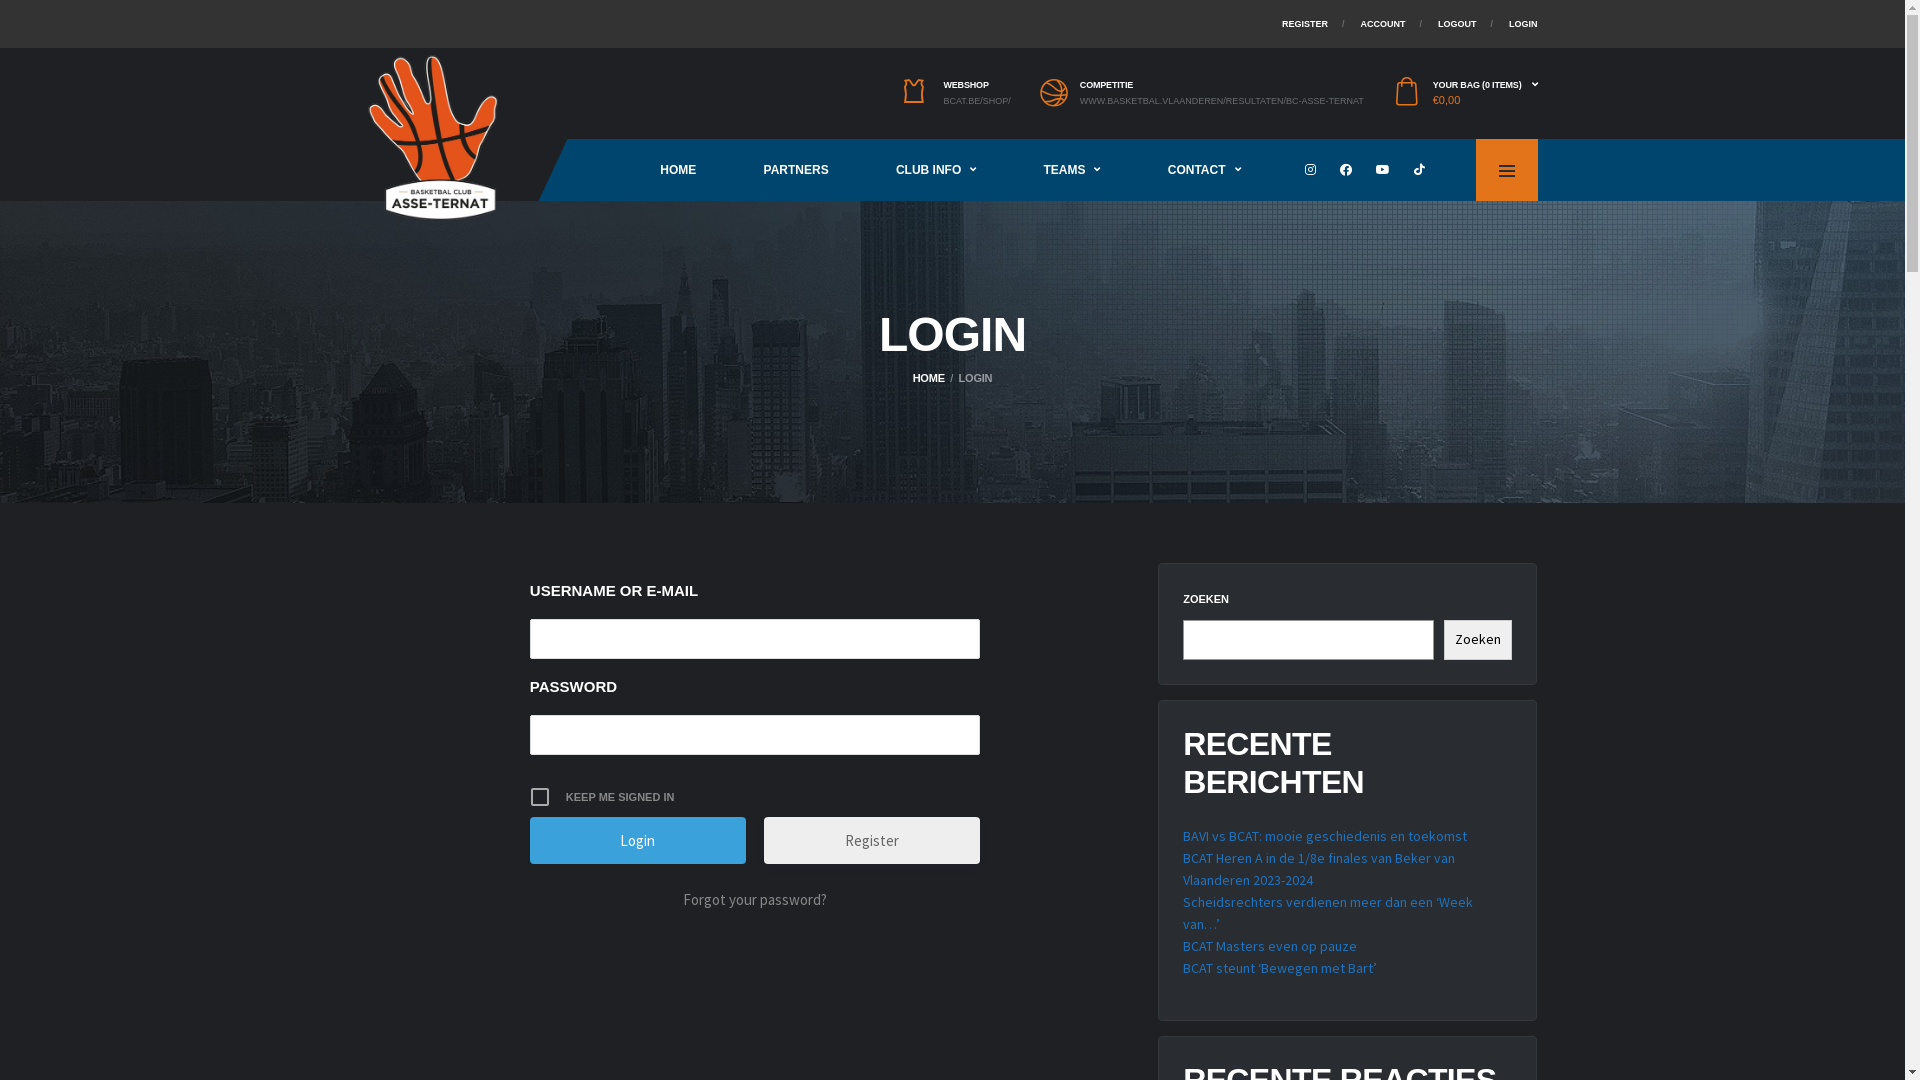 The height and width of the screenshot is (1080, 1920). I want to click on 'REGISTER', so click(1281, 23).